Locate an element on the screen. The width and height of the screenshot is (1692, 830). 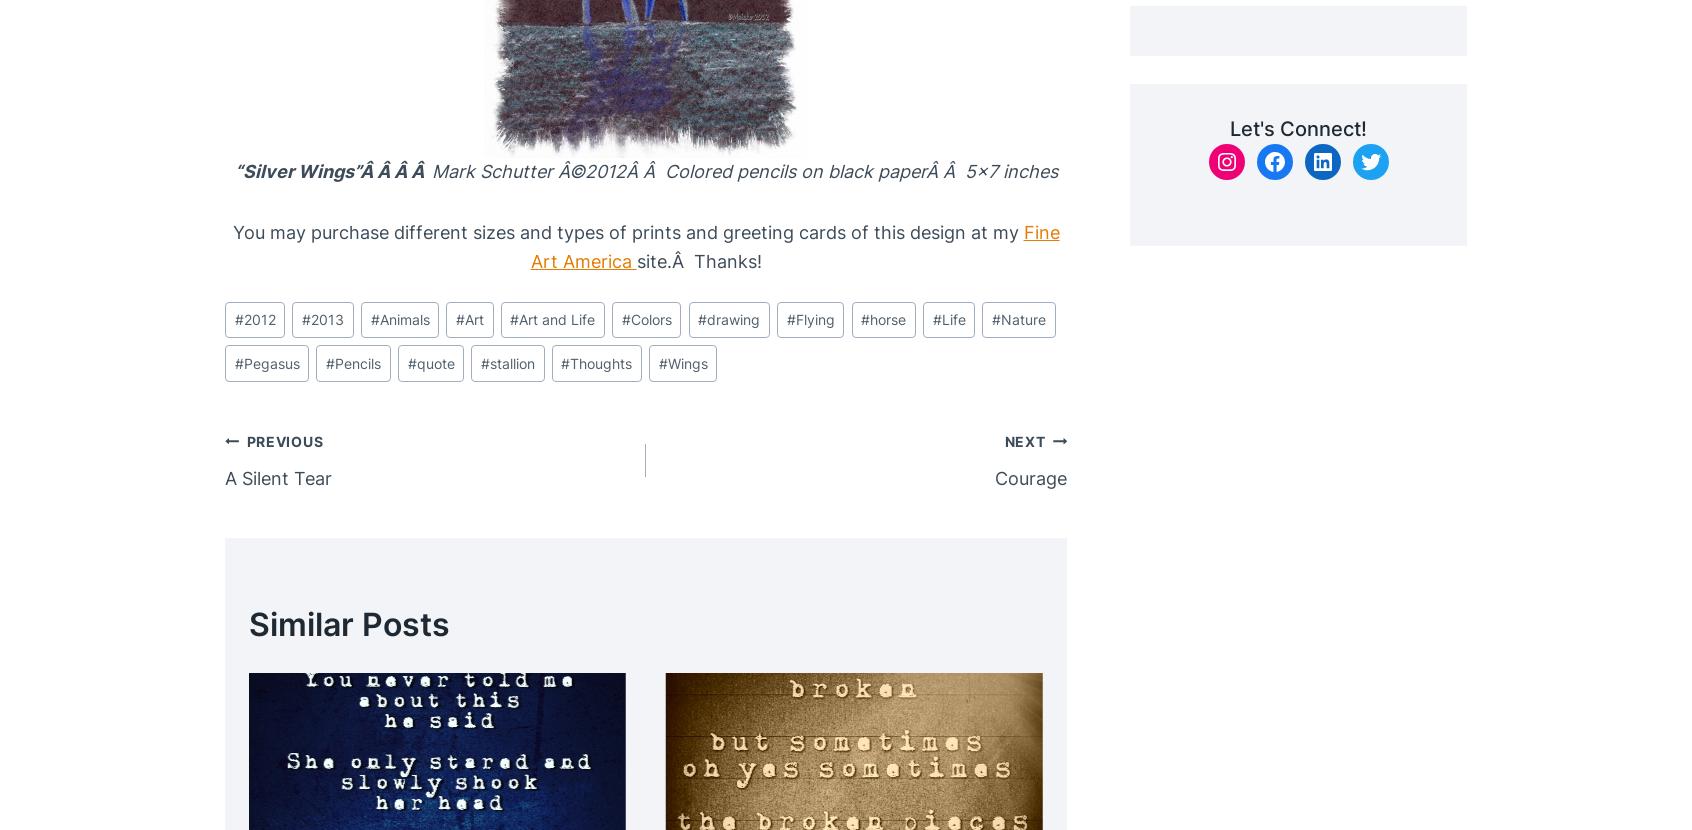
'Courage' is located at coordinates (1029, 476).